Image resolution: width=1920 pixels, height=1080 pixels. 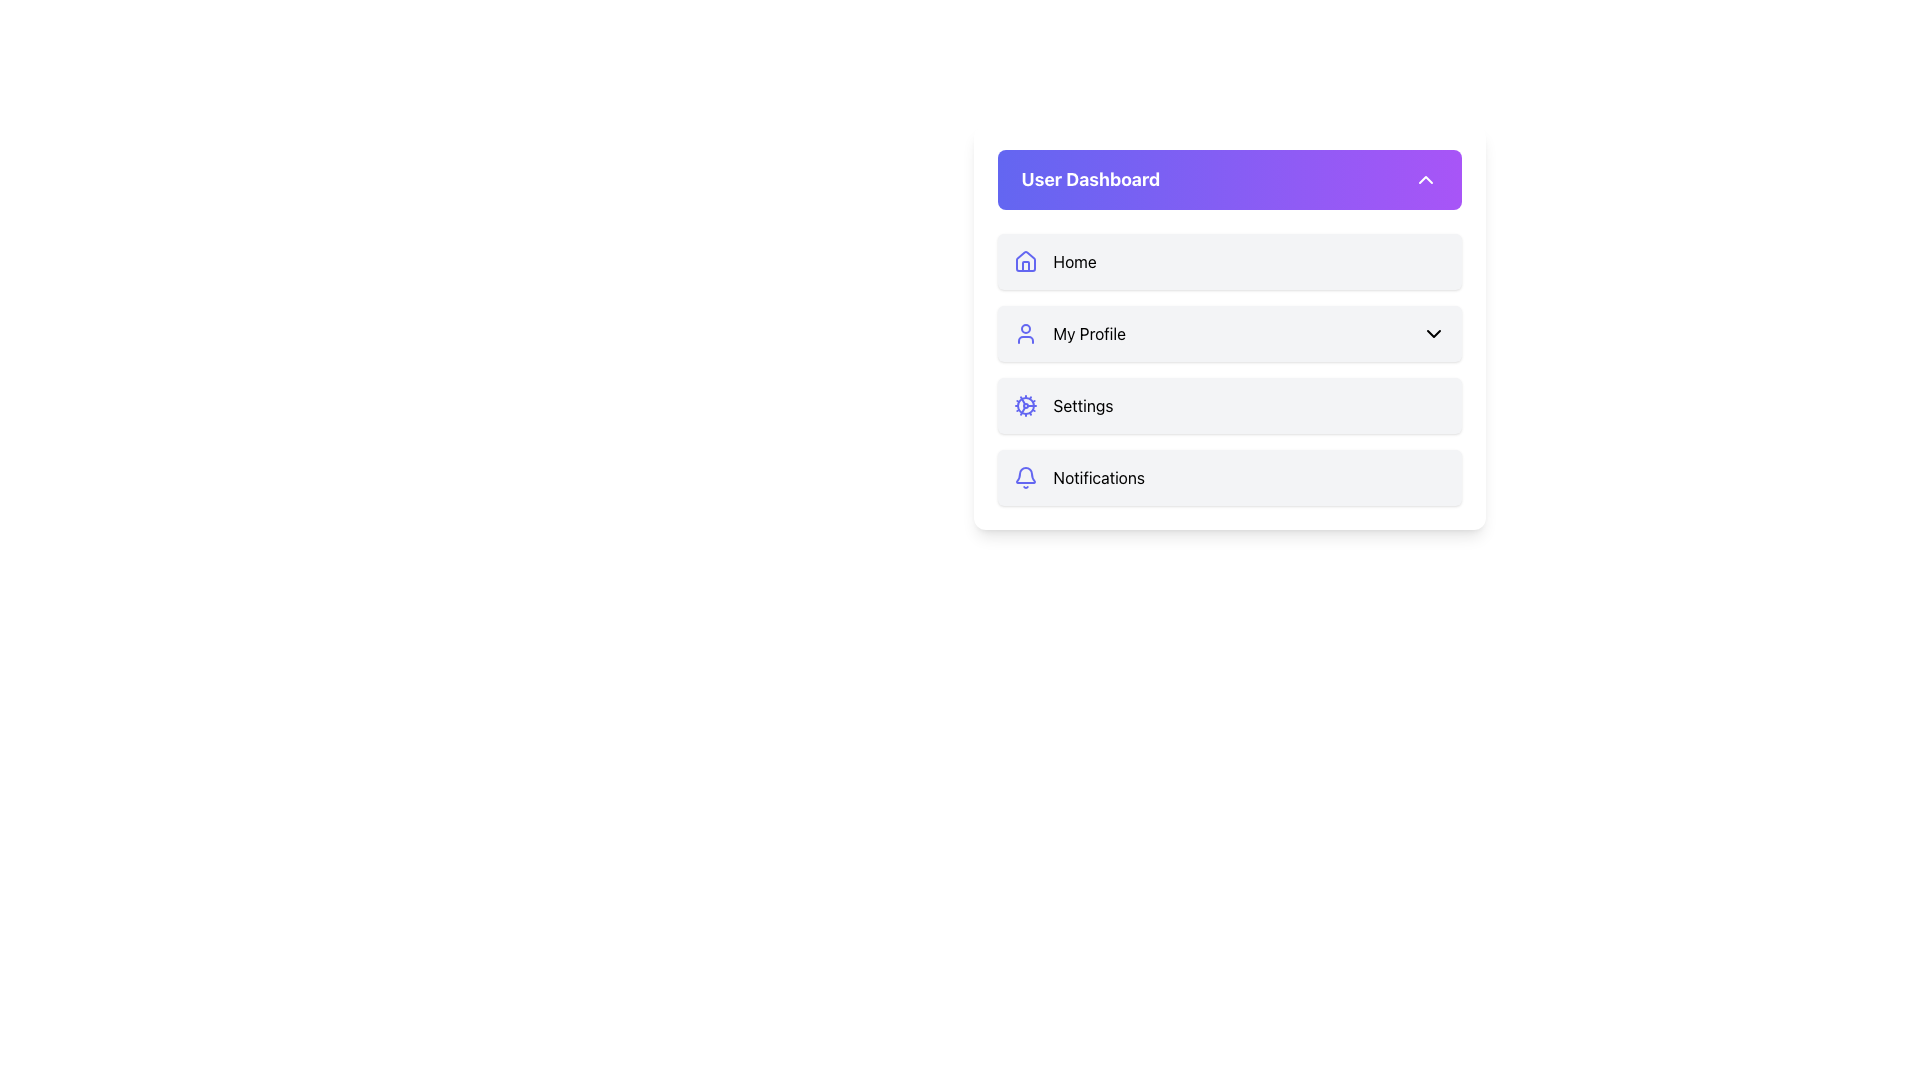 I want to click on the navigation menu item located vertically between 'Home' and 'Settings', so click(x=1068, y=333).